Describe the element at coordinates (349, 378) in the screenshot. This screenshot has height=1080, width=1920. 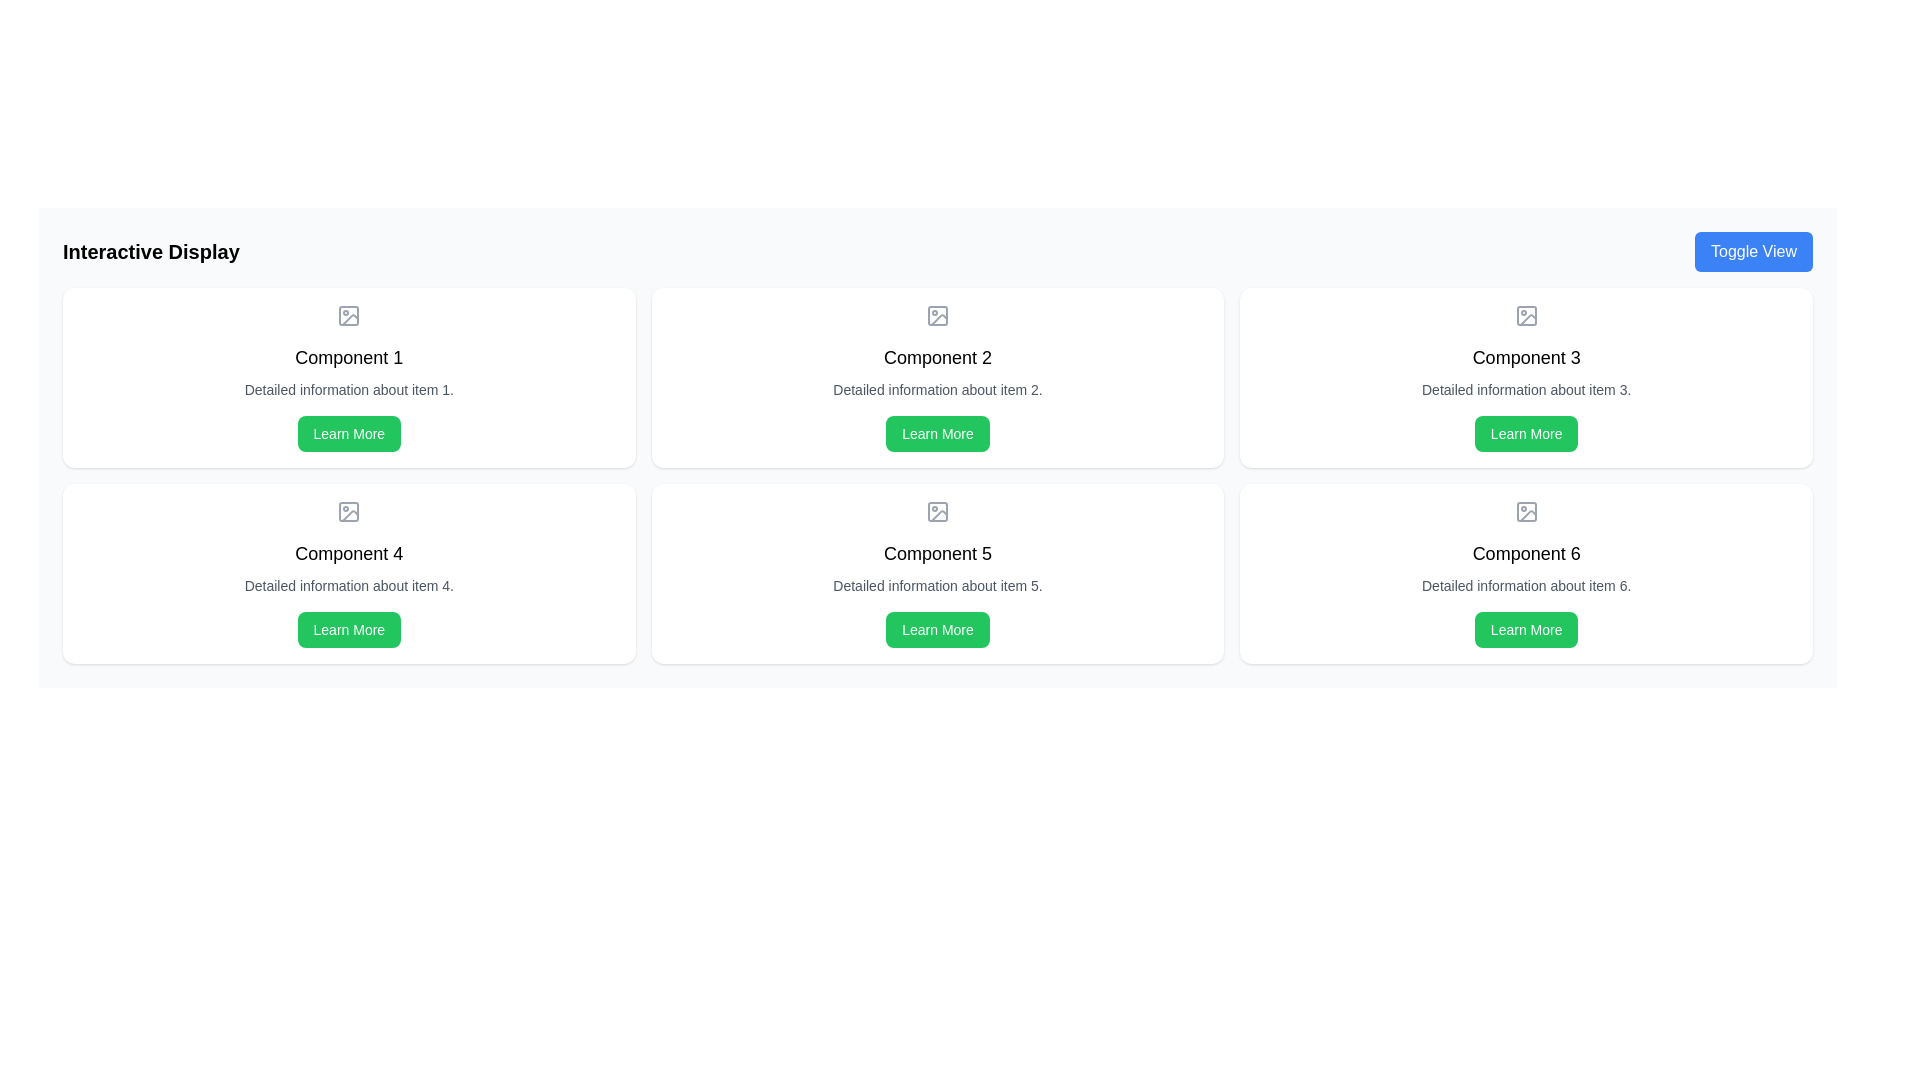
I see `description of the first card in the grid display that summarizes information about an item` at that location.